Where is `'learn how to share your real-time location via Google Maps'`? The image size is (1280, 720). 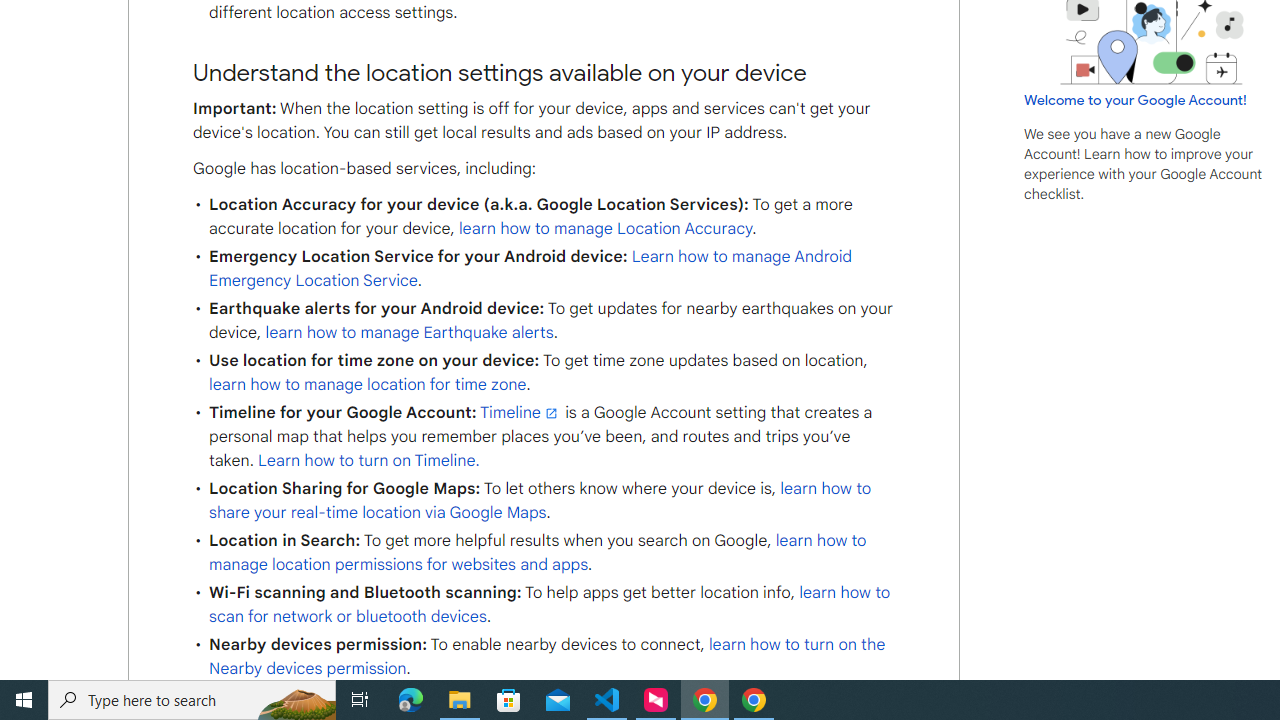
'learn how to share your real-time location via Google Maps' is located at coordinates (540, 499).